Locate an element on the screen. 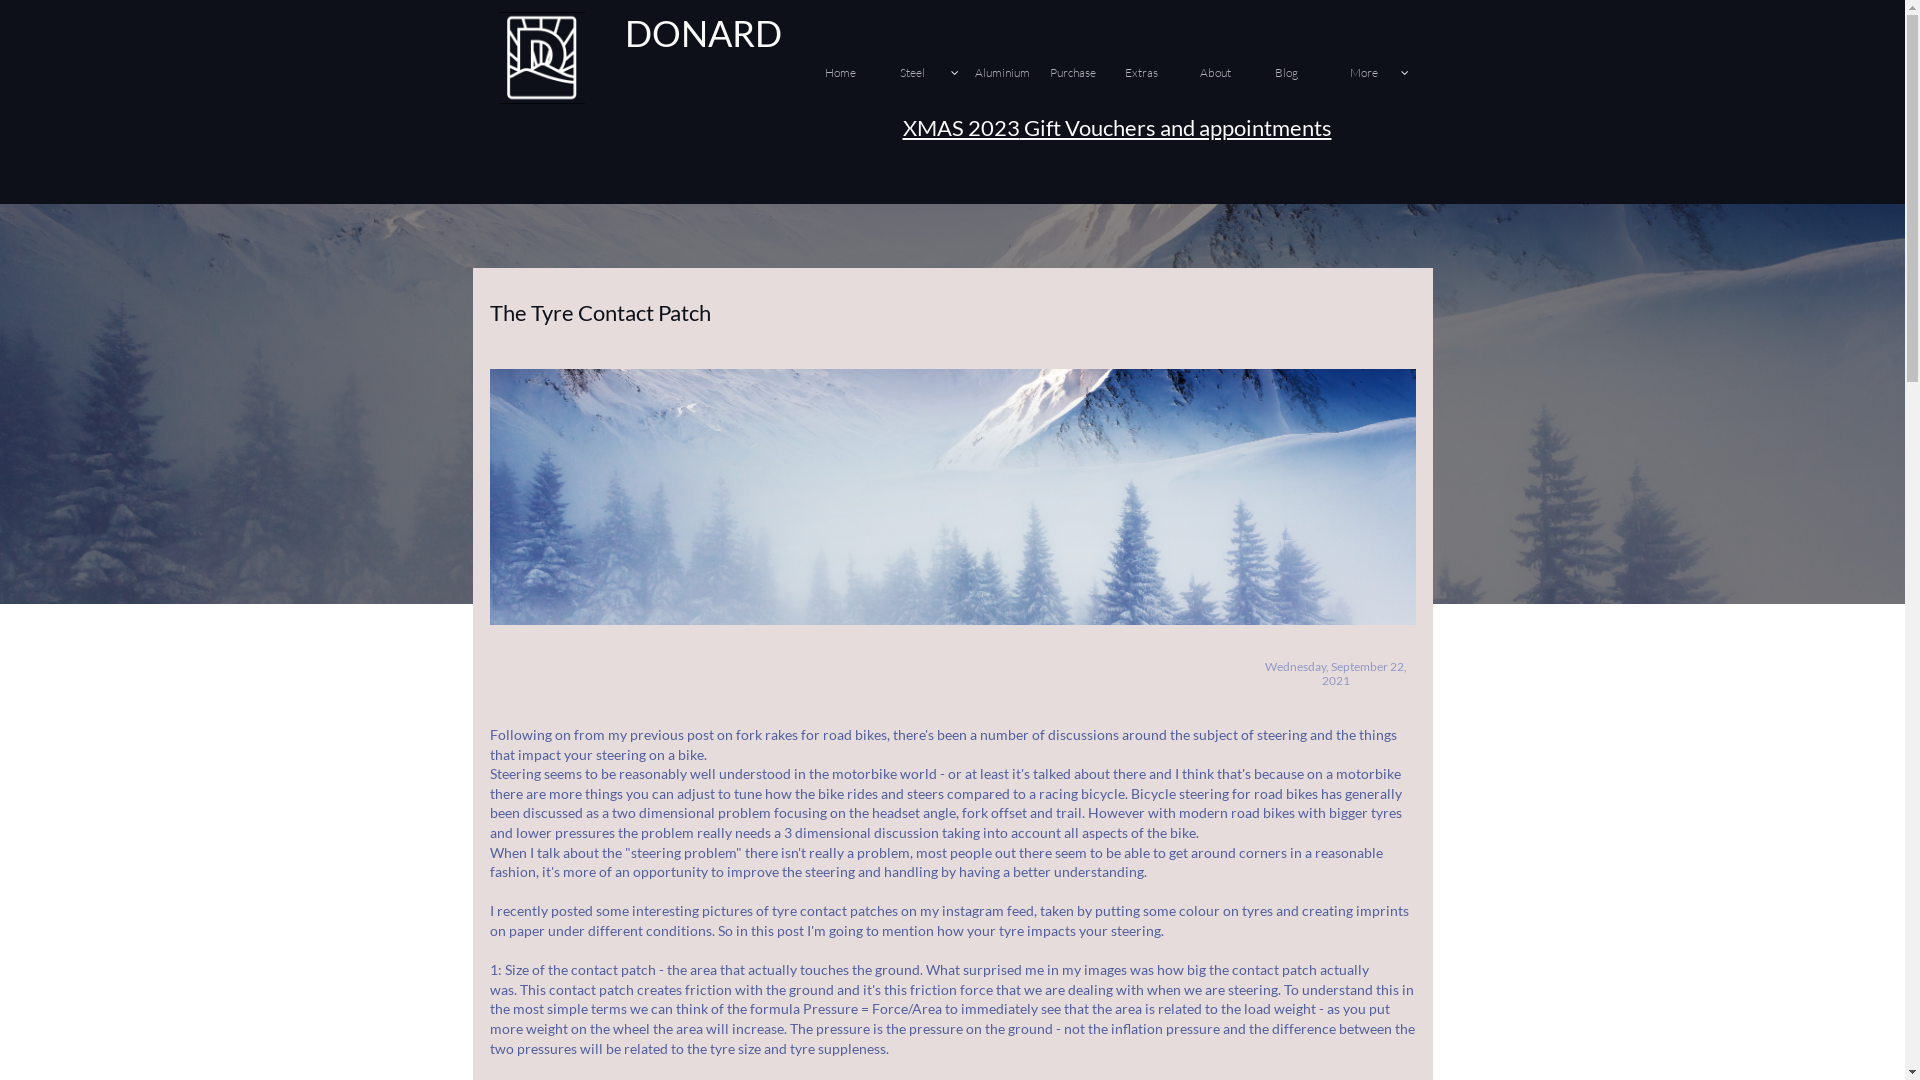  'XMAS 2023' is located at coordinates (960, 127).